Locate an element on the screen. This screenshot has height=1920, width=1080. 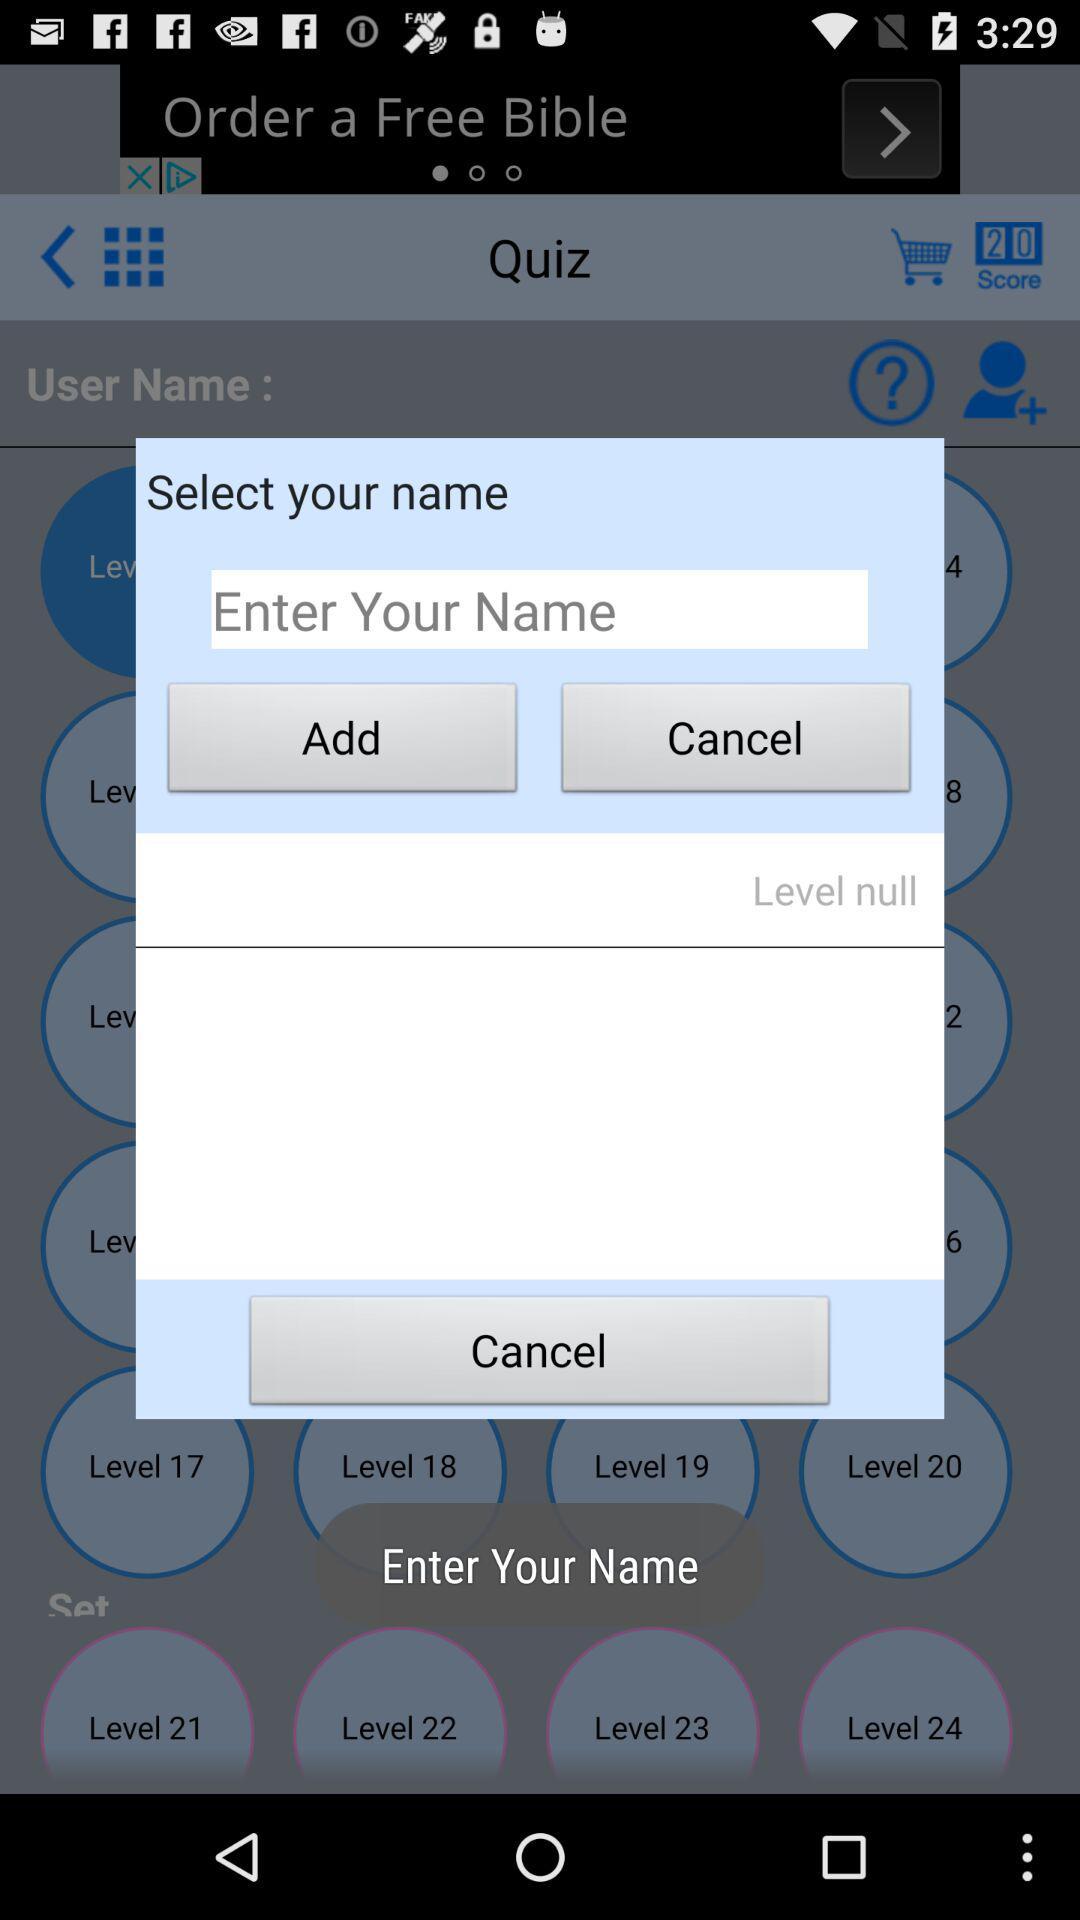
the arrow_backward icon is located at coordinates (56, 273).